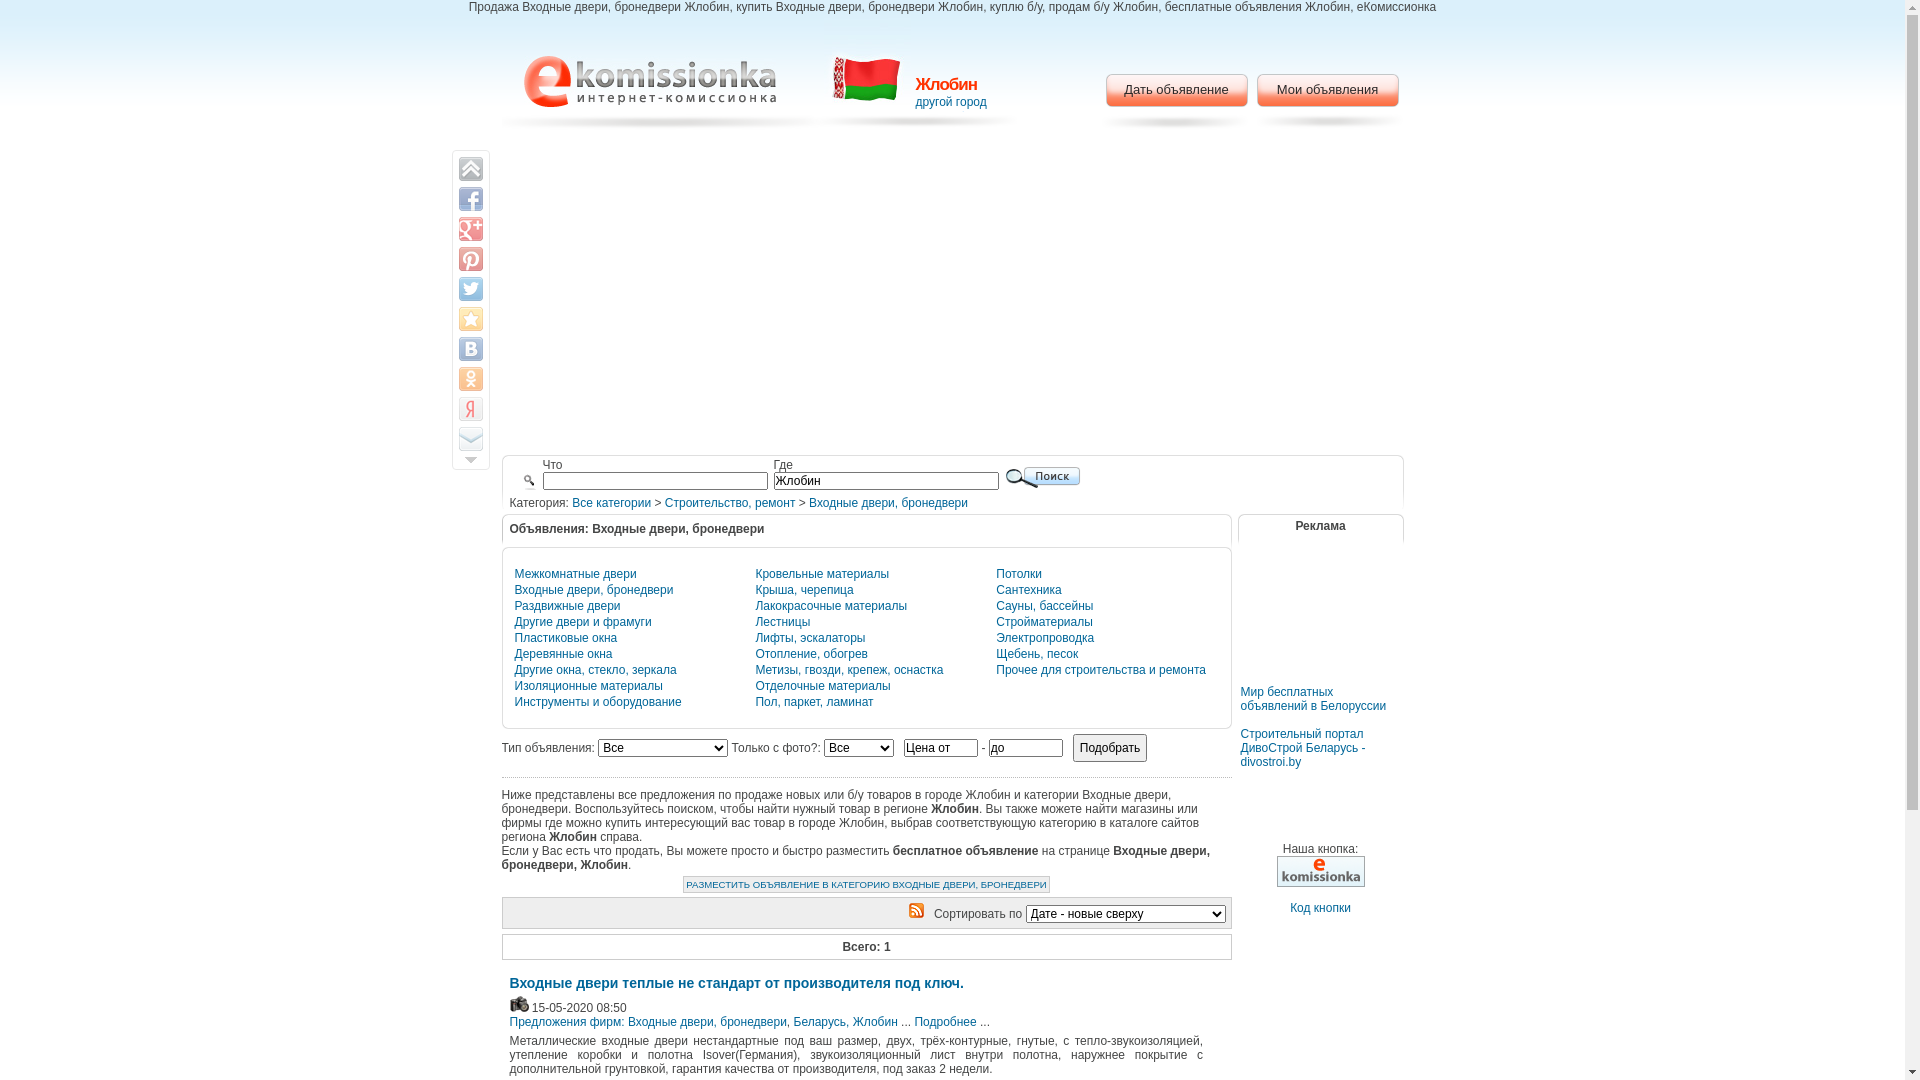 The width and height of the screenshot is (1920, 1080). Describe the element at coordinates (469, 318) in the screenshot. I see `'Save to Browser Favorites'` at that location.